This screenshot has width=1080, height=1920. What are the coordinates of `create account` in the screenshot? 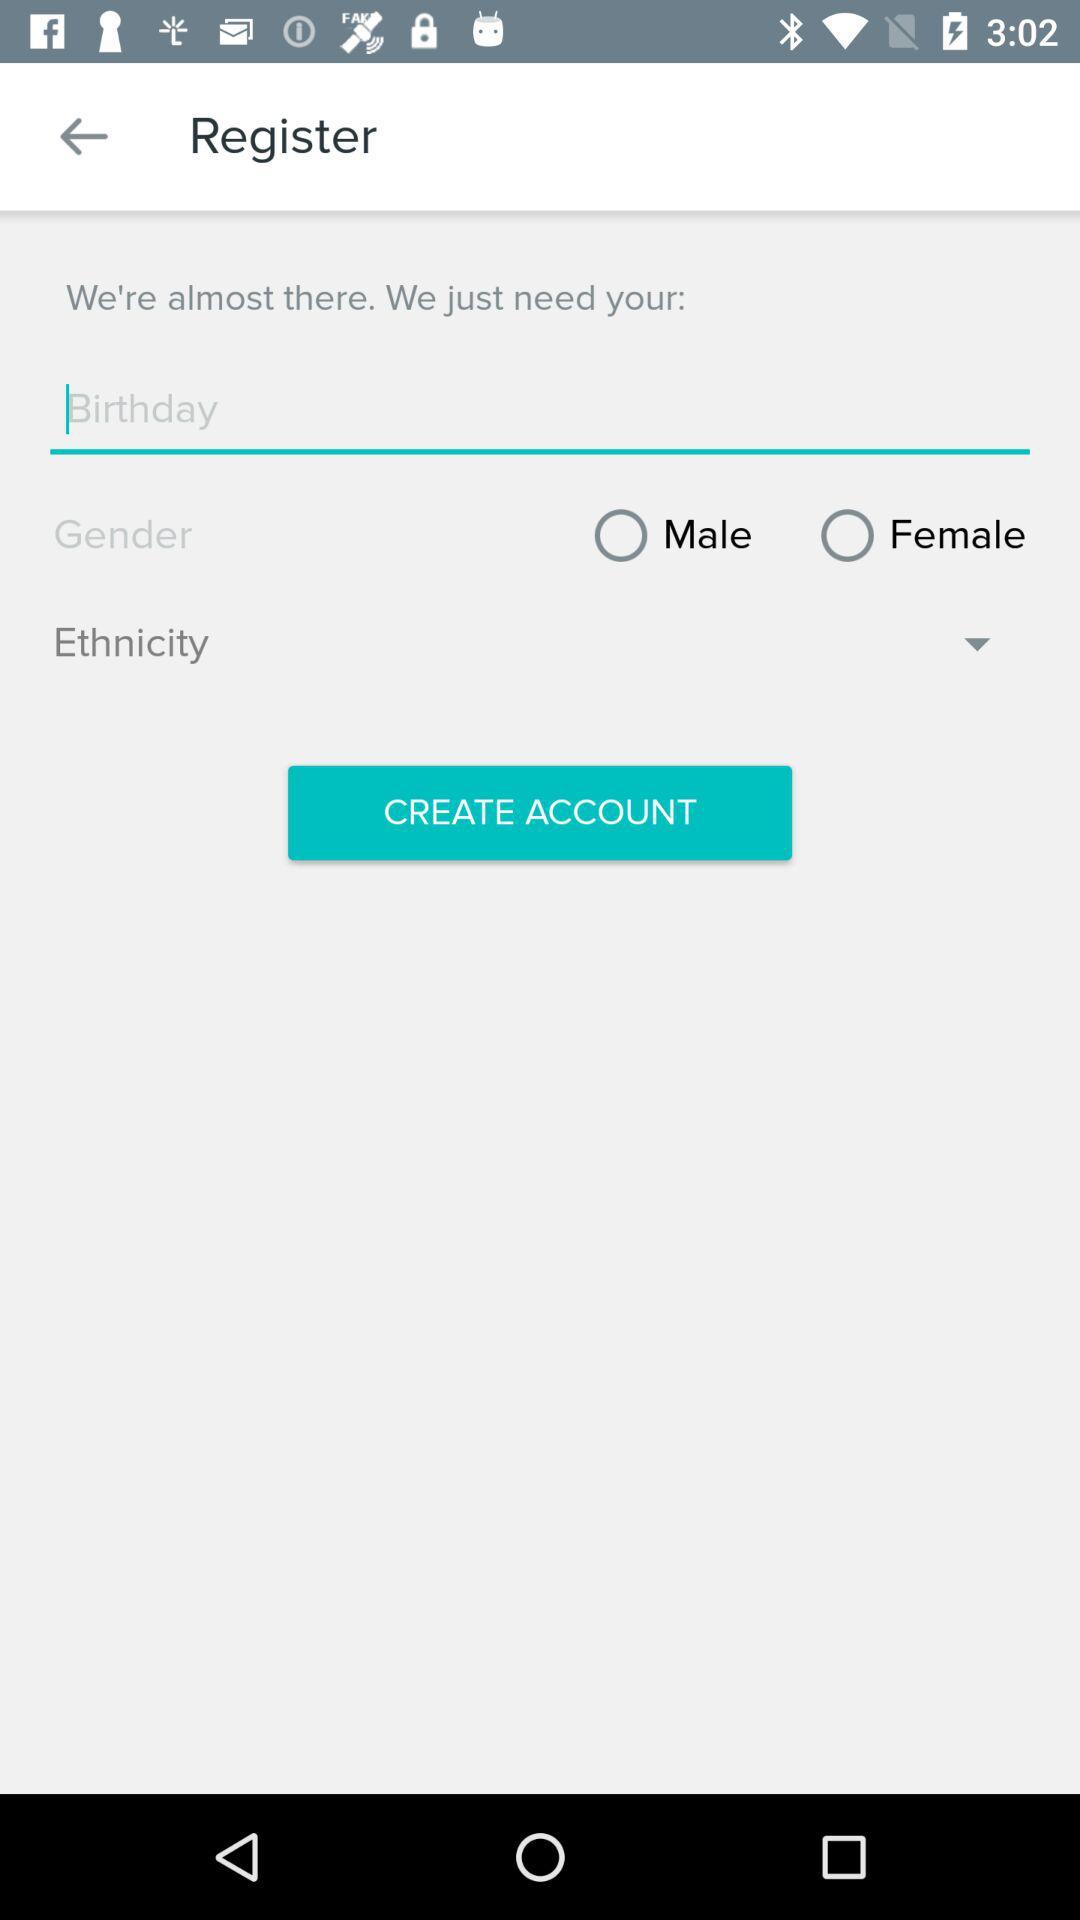 It's located at (540, 812).